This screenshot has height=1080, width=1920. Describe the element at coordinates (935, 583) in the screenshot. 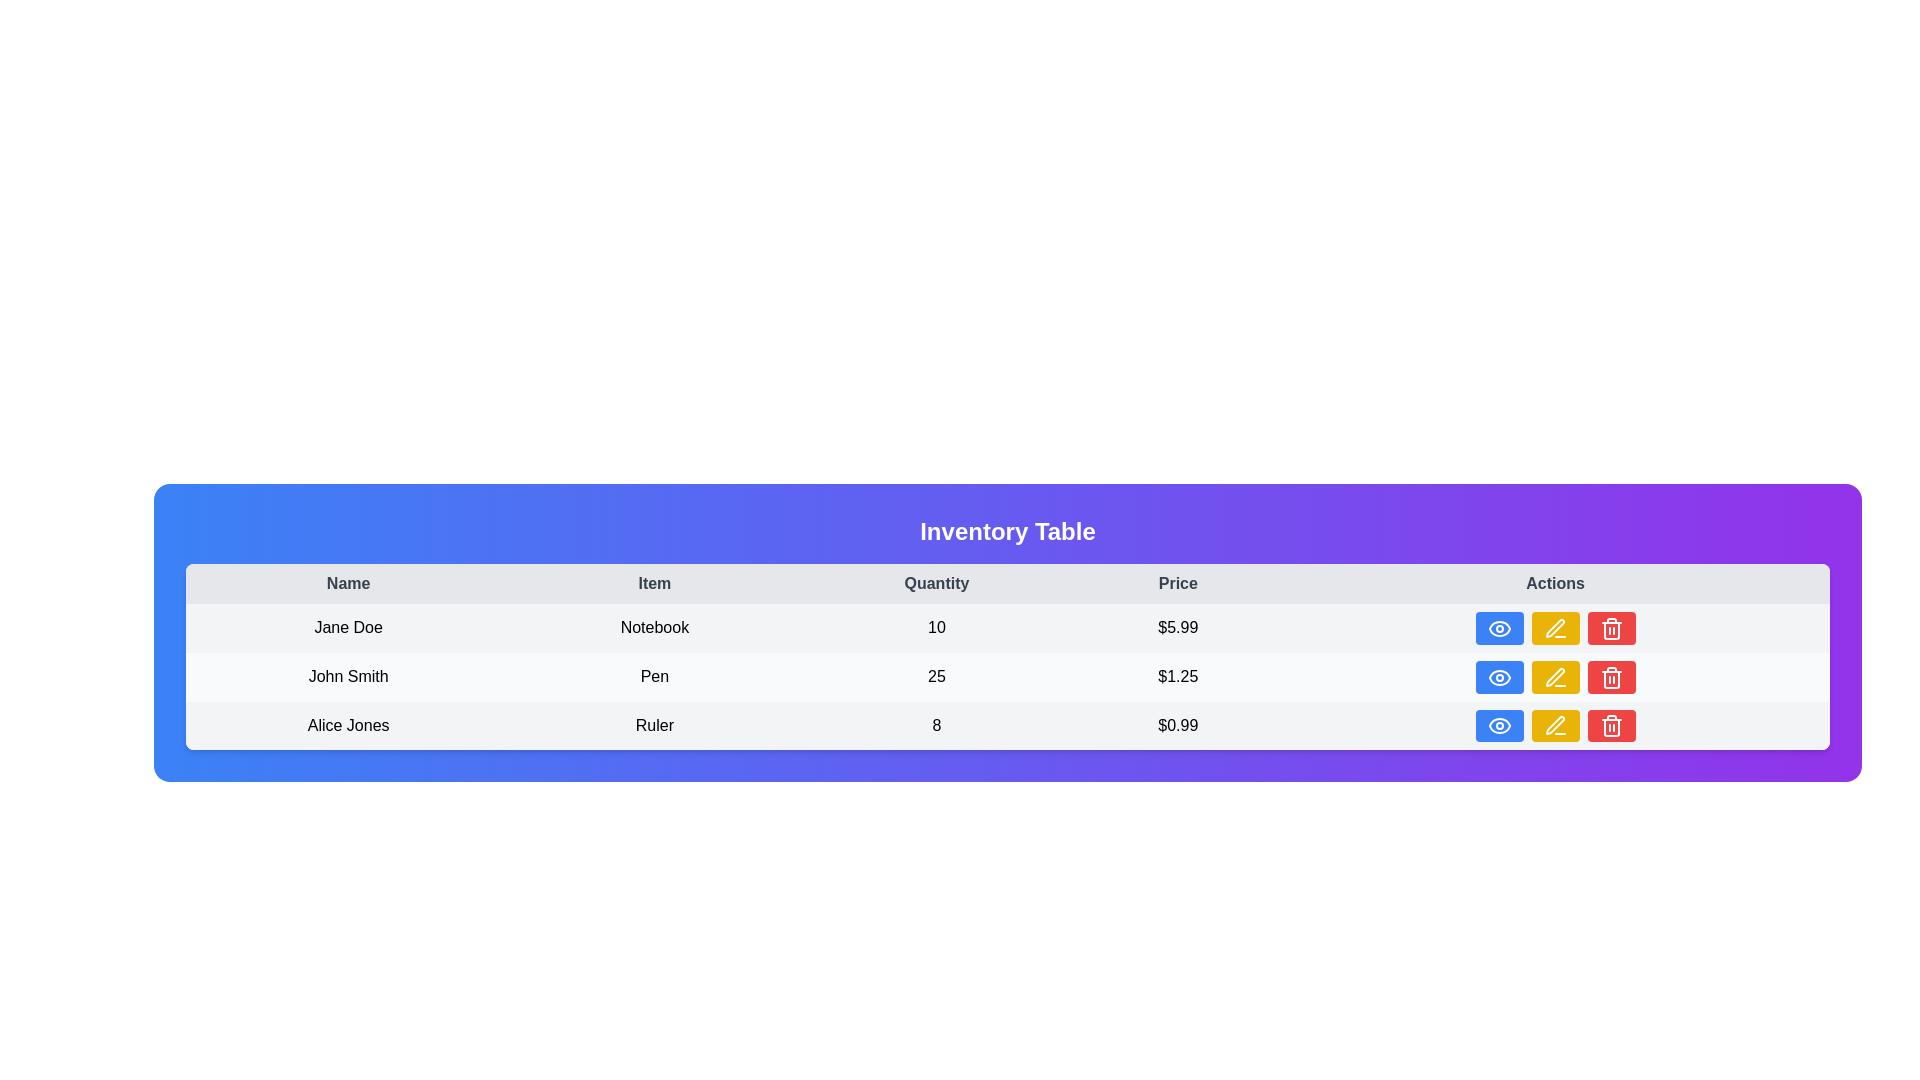

I see `the 'Quantity' label, which is a bold, medium-sized black text in the header row of a table, centered in its cell between 'Item' and 'Price'` at that location.